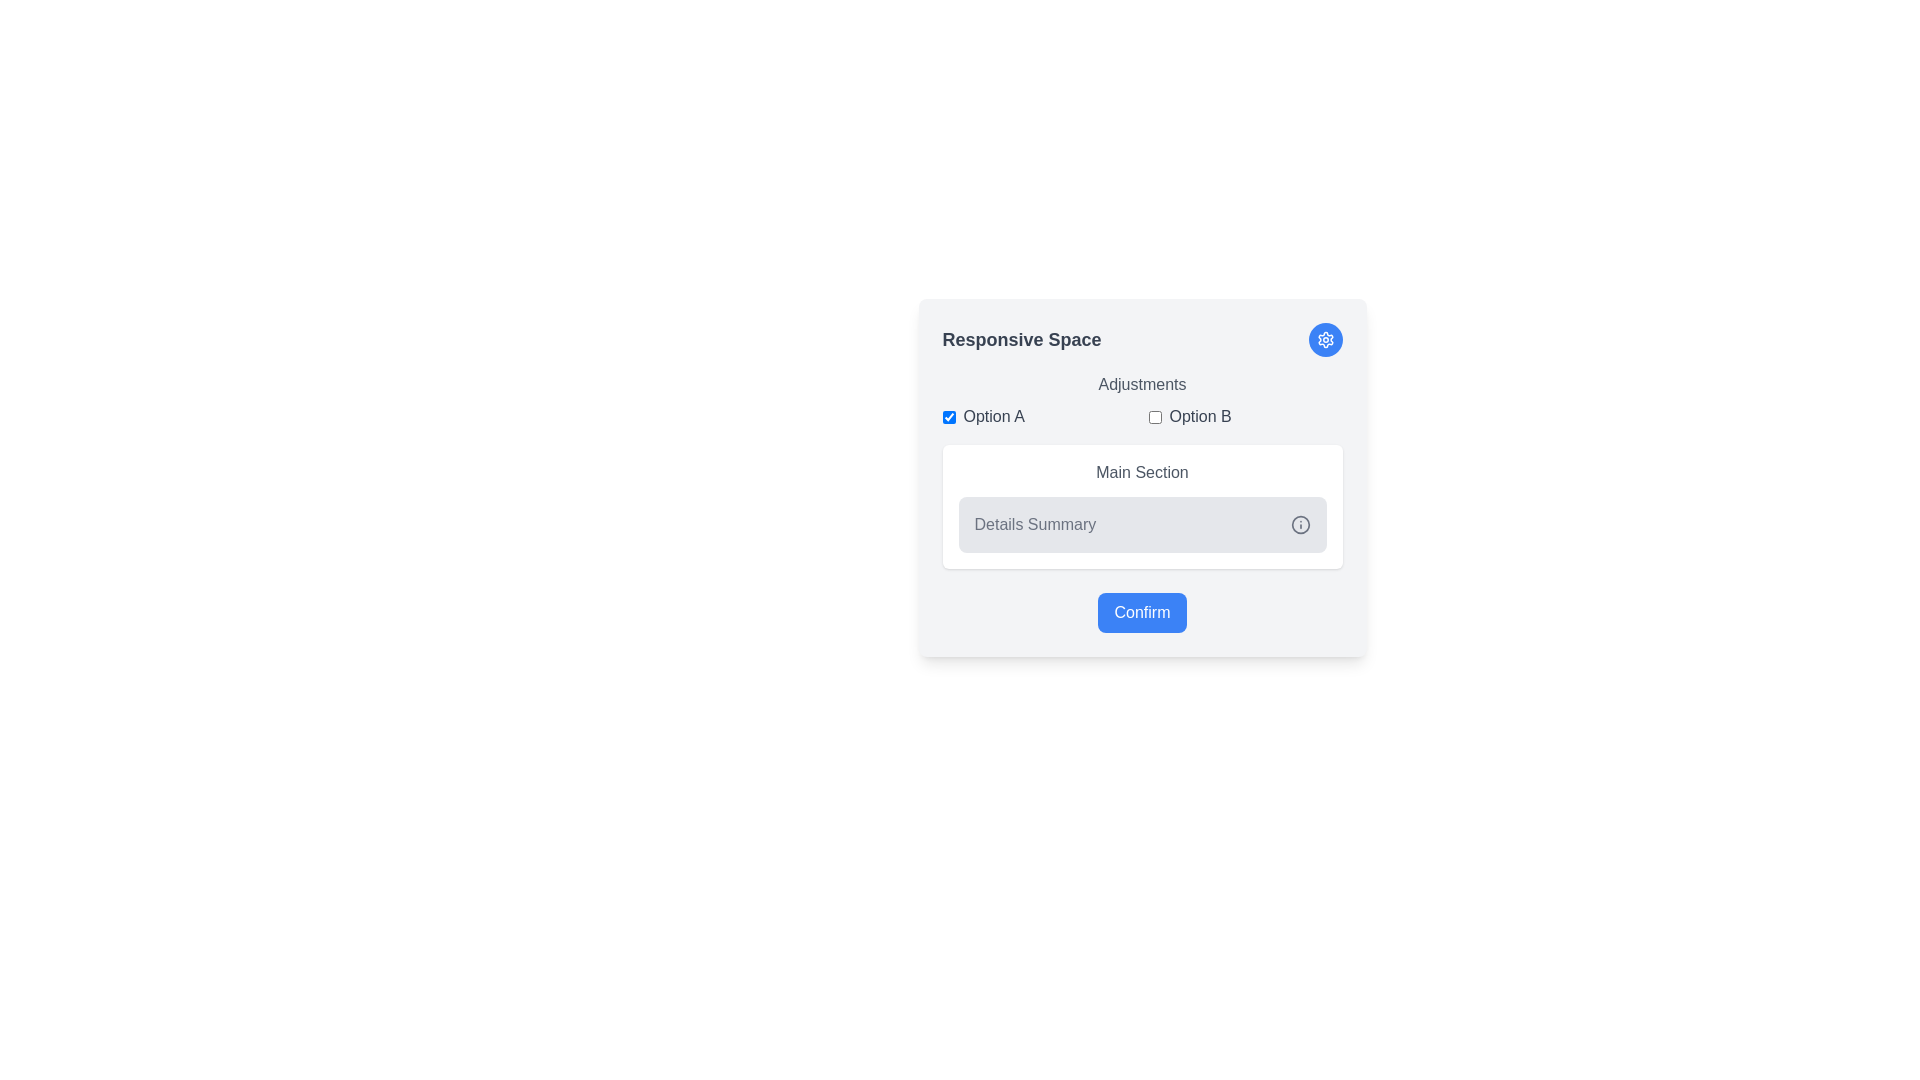 The width and height of the screenshot is (1920, 1080). What do you see at coordinates (1039, 415) in the screenshot?
I see `the 'Option A' checkbox located in the top left of the 'Responsive Space' dialog under the 'Adjustments' section` at bounding box center [1039, 415].